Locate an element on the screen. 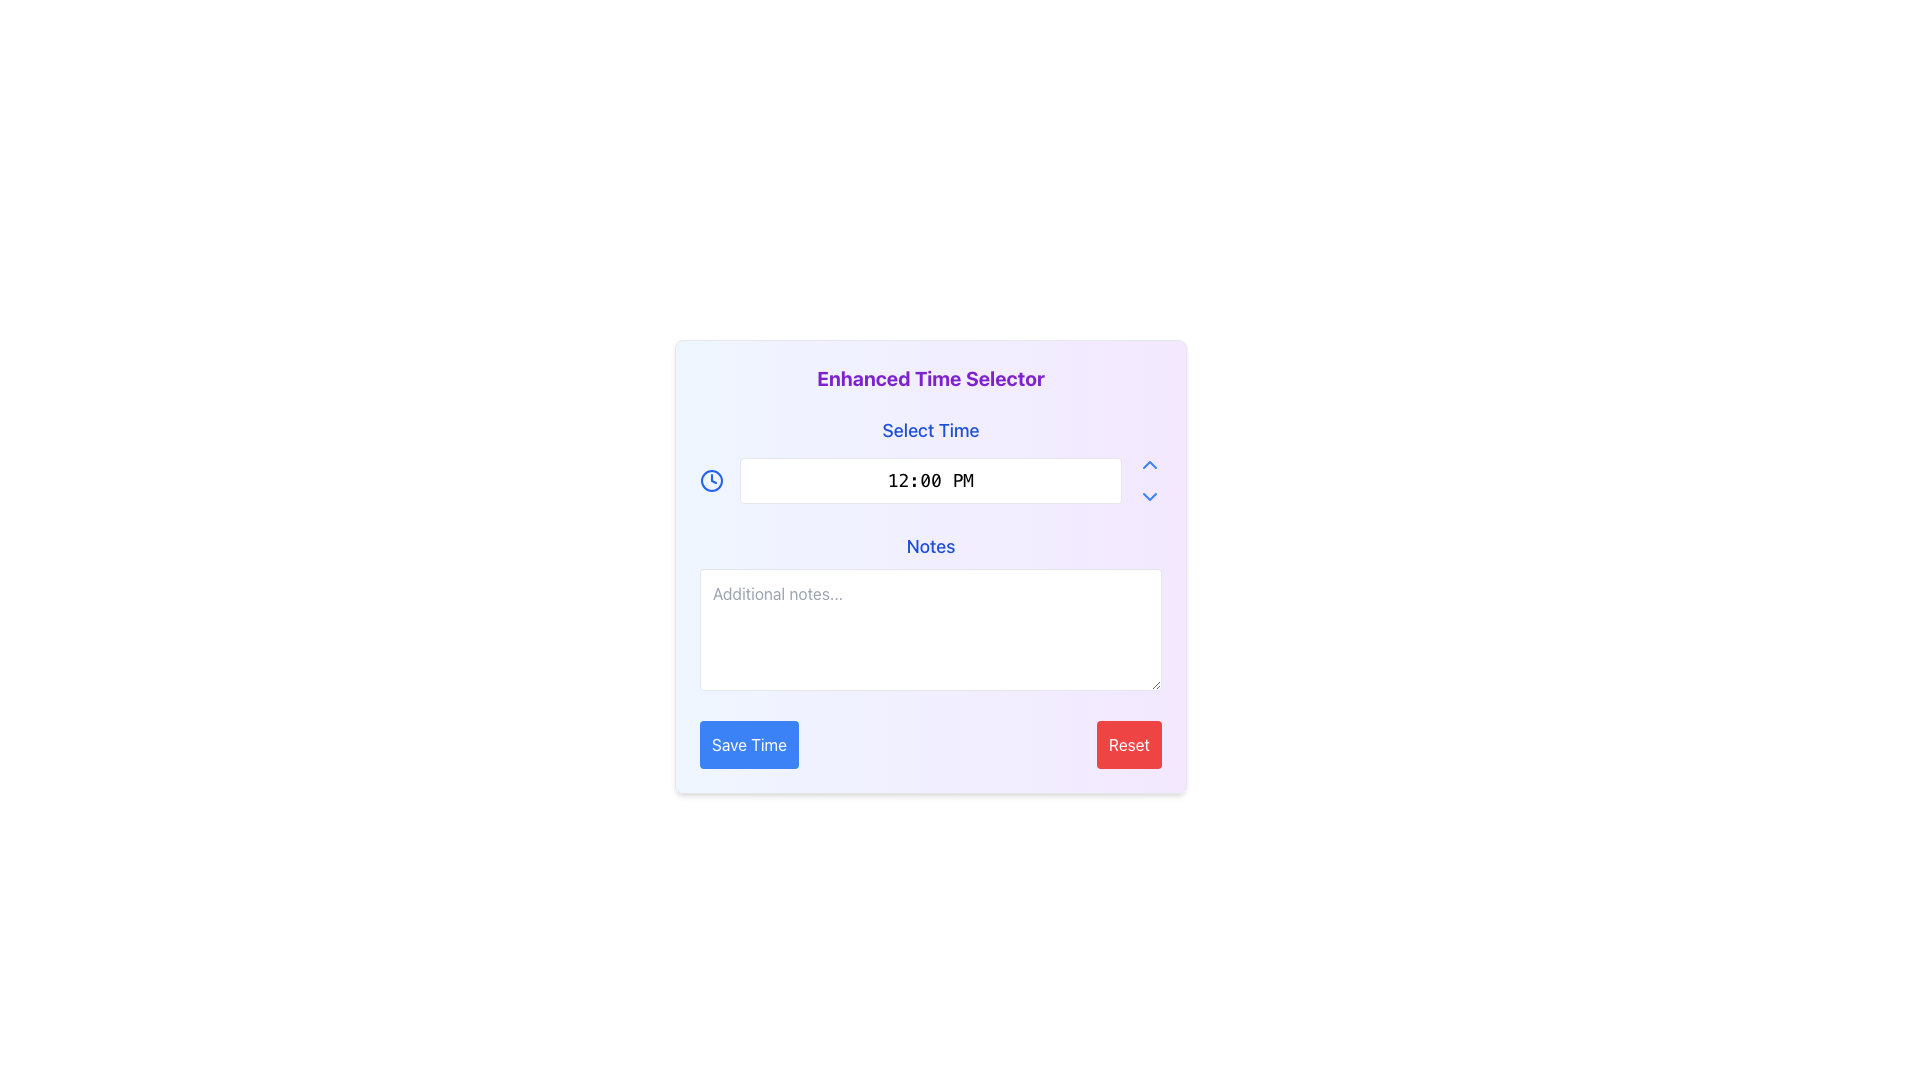 This screenshot has width=1920, height=1080. the 'Save Time' button located in the bottom-left corner of the form panel is located at coordinates (747, 744).